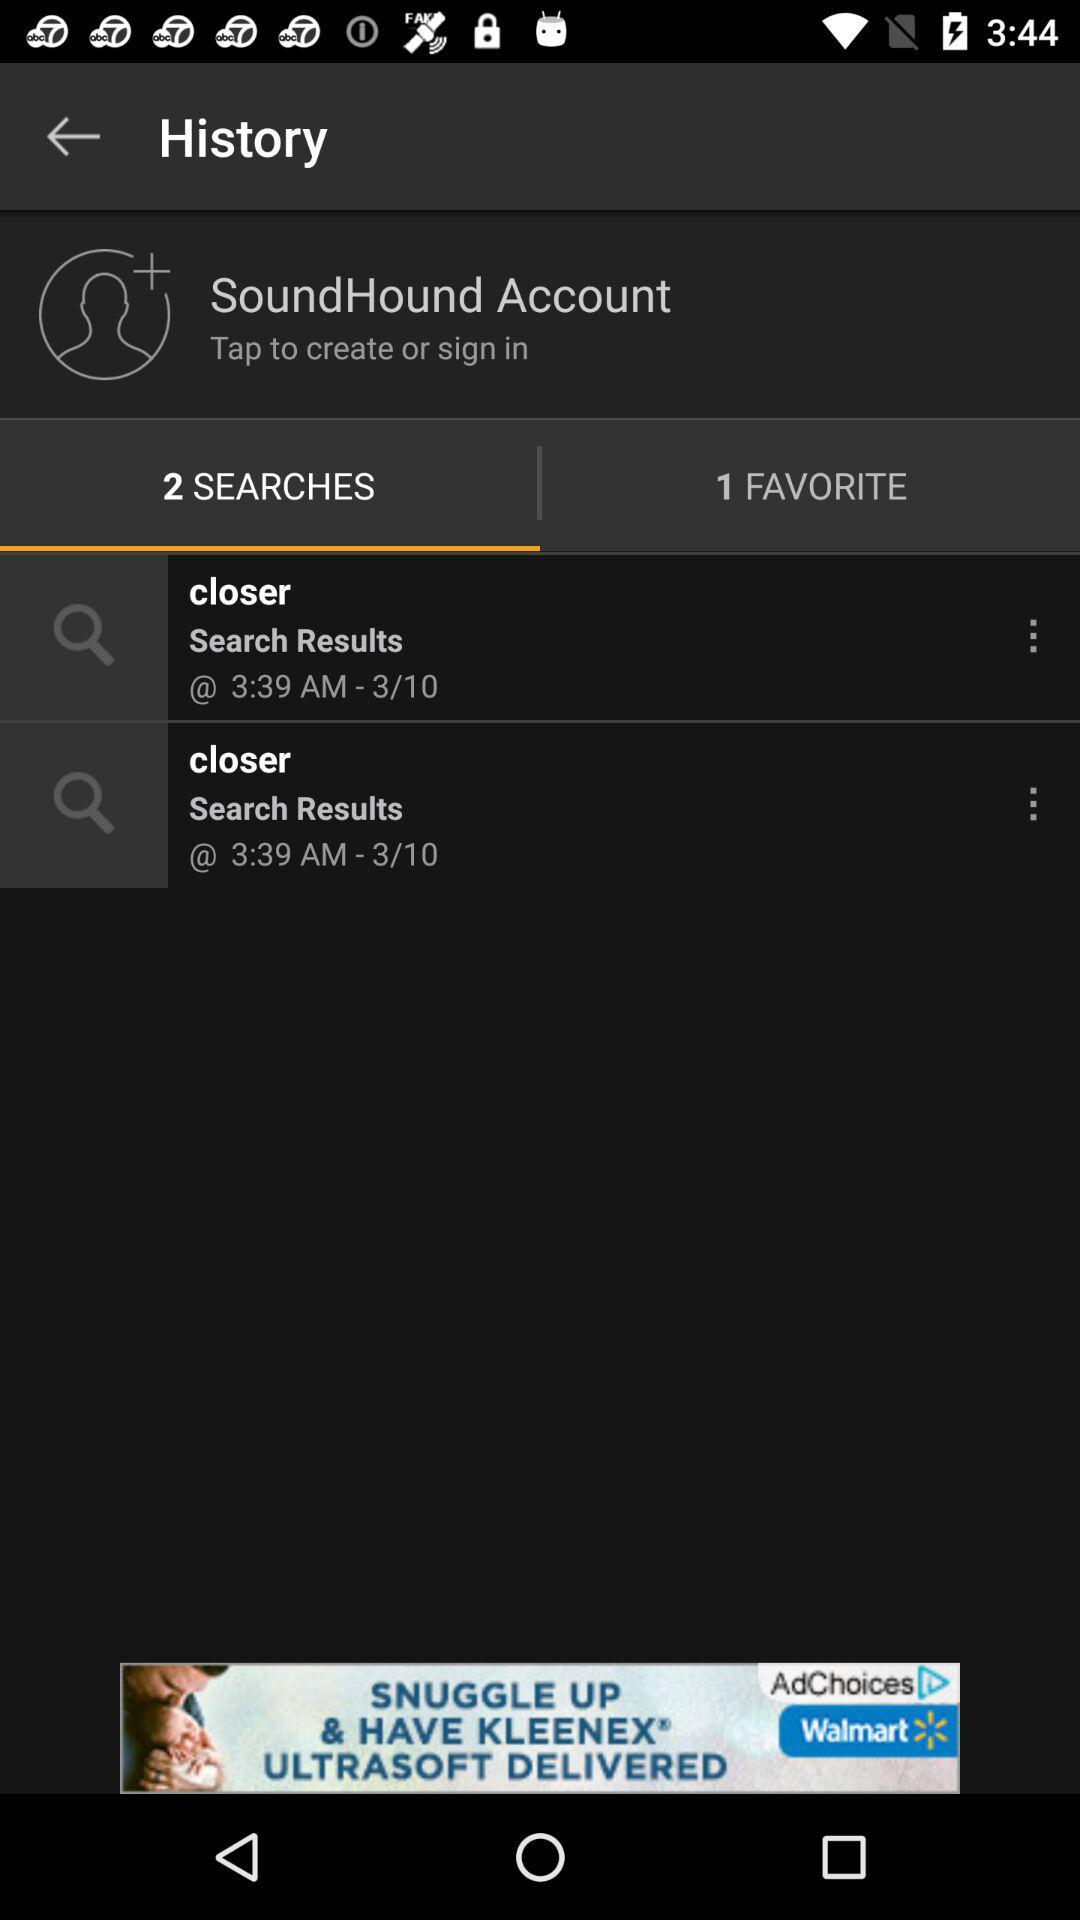 This screenshot has width=1080, height=1920. What do you see at coordinates (1033, 635) in the screenshot?
I see `the more icon` at bounding box center [1033, 635].